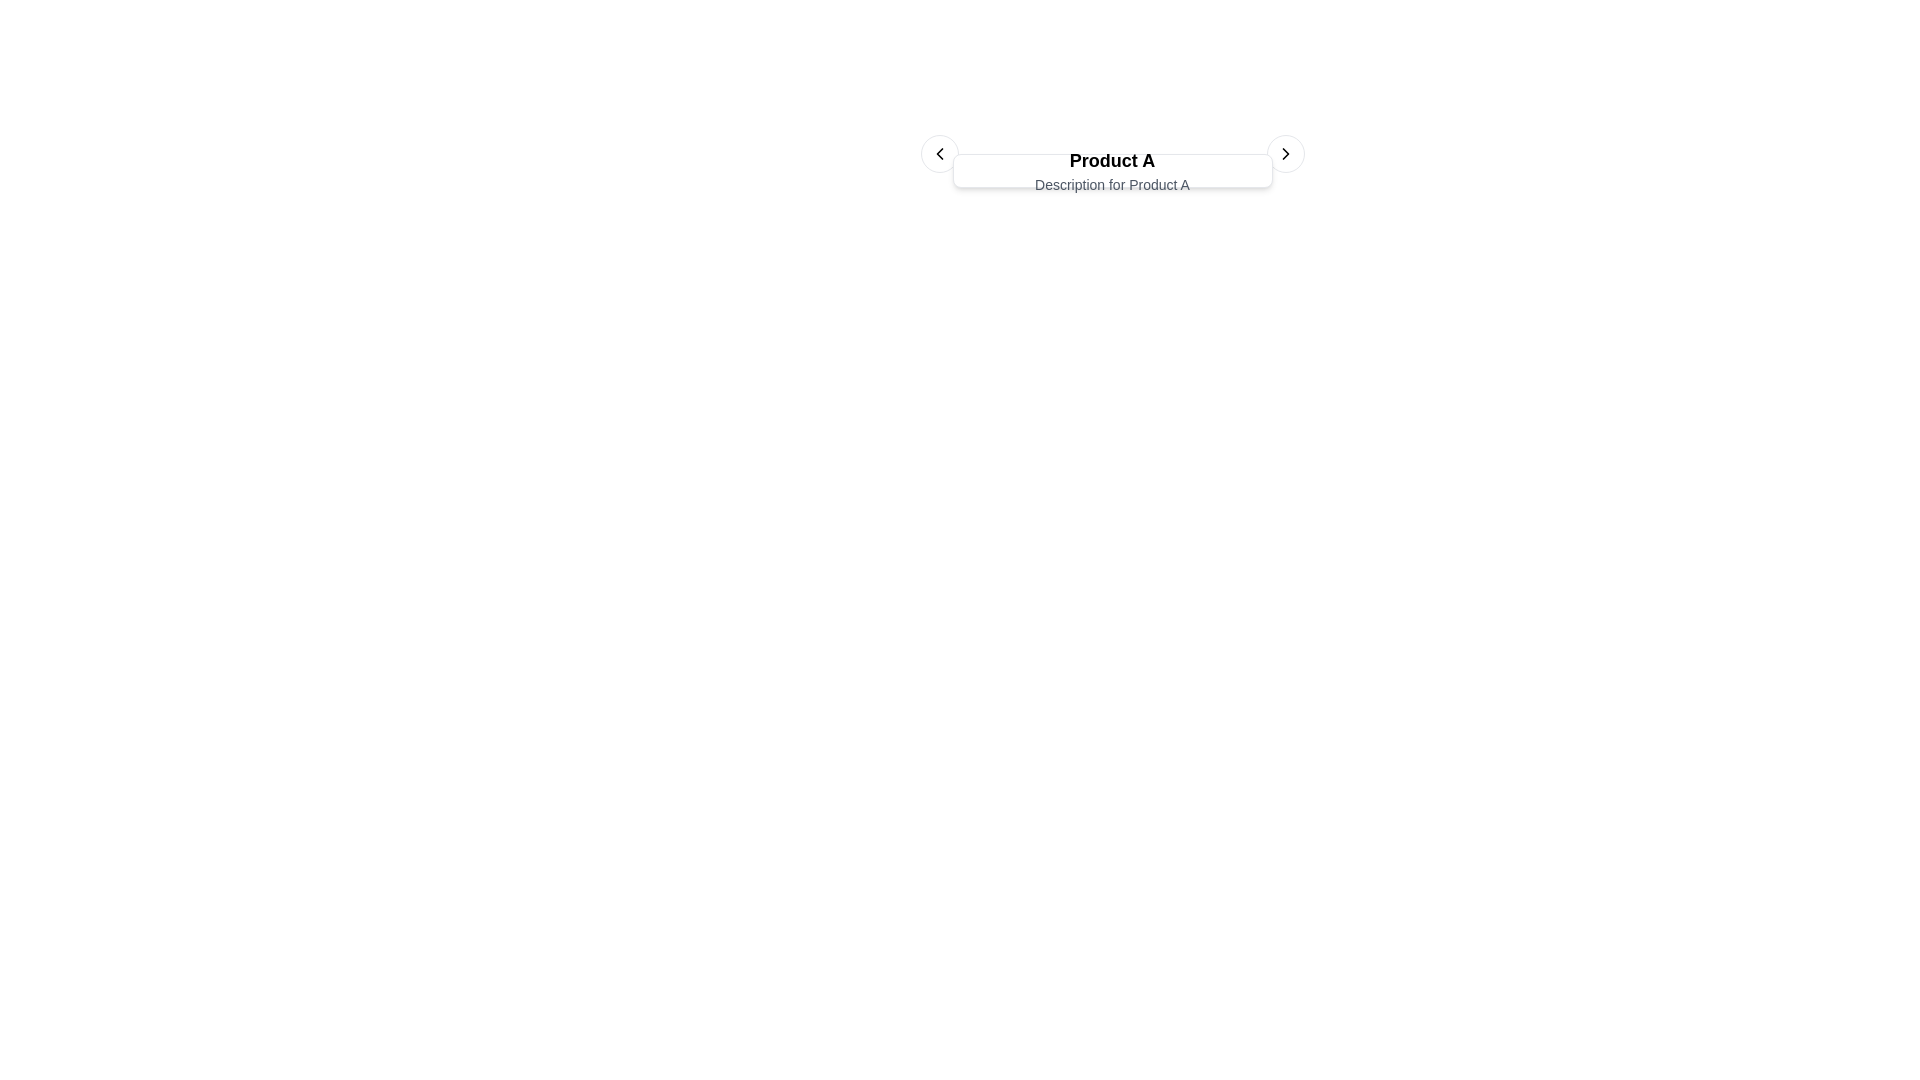  I want to click on the right-facing chevron icon contained within a circular button, so click(1285, 153).